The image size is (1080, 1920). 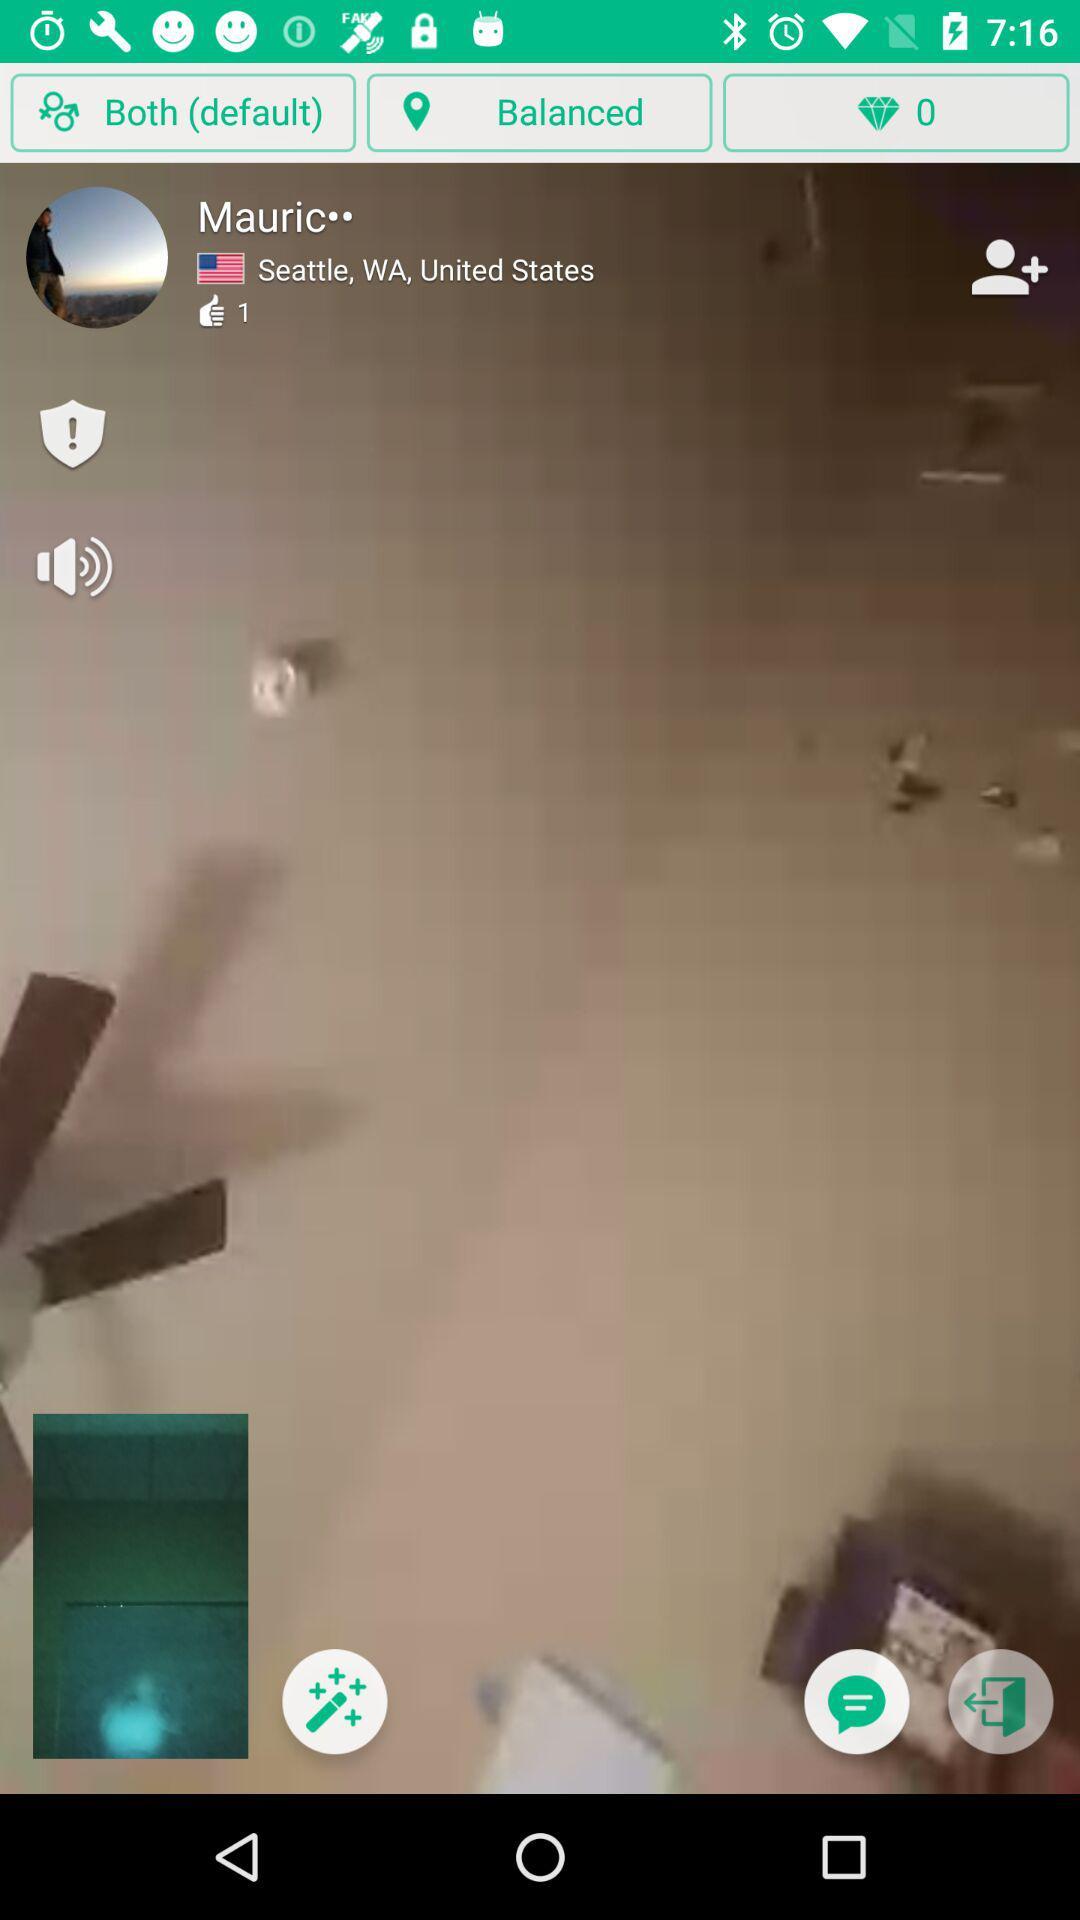 What do you see at coordinates (71, 565) in the screenshot?
I see `turn volume on` at bounding box center [71, 565].